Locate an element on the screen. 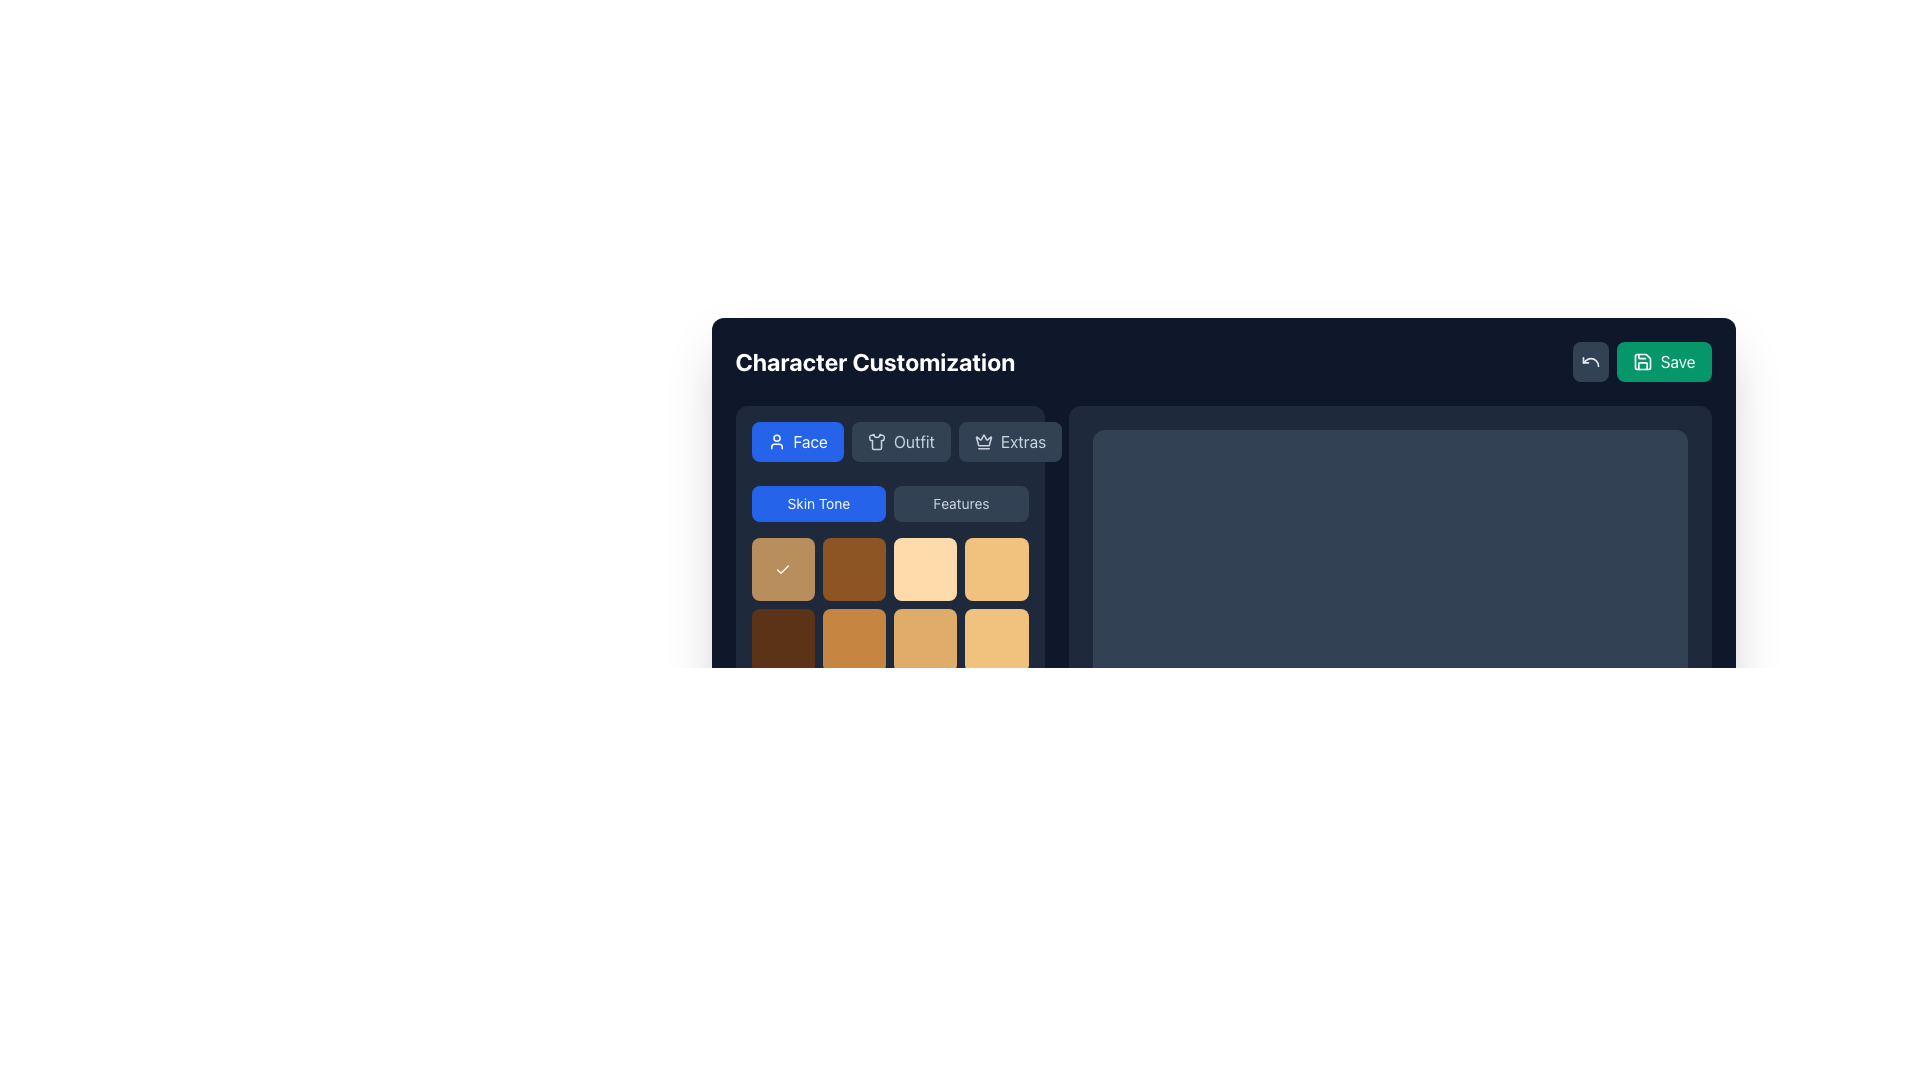  the 'Outfit' button located next to the 'Face' button and to the left of the 'Extras' button is located at coordinates (900, 441).